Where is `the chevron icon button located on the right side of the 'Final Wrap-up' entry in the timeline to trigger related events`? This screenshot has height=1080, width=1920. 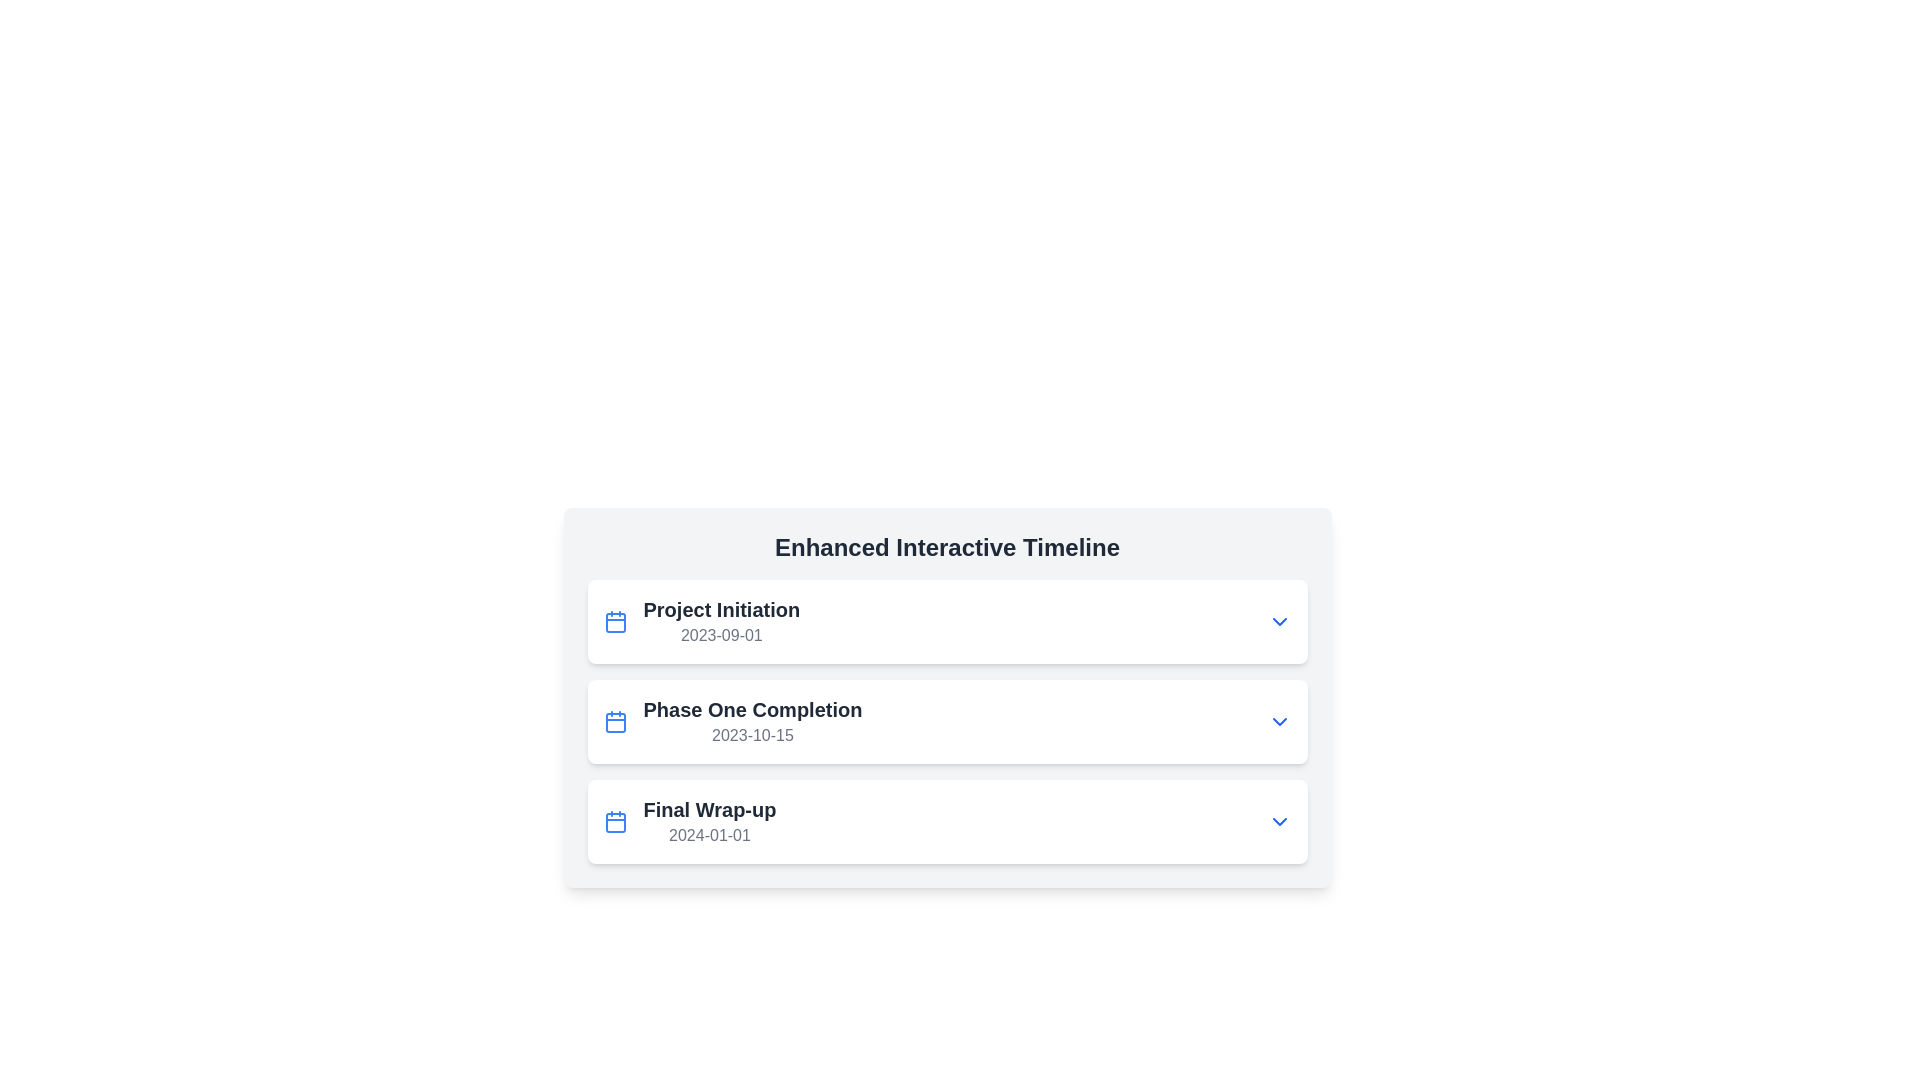 the chevron icon button located on the right side of the 'Final Wrap-up' entry in the timeline to trigger related events is located at coordinates (1278, 821).